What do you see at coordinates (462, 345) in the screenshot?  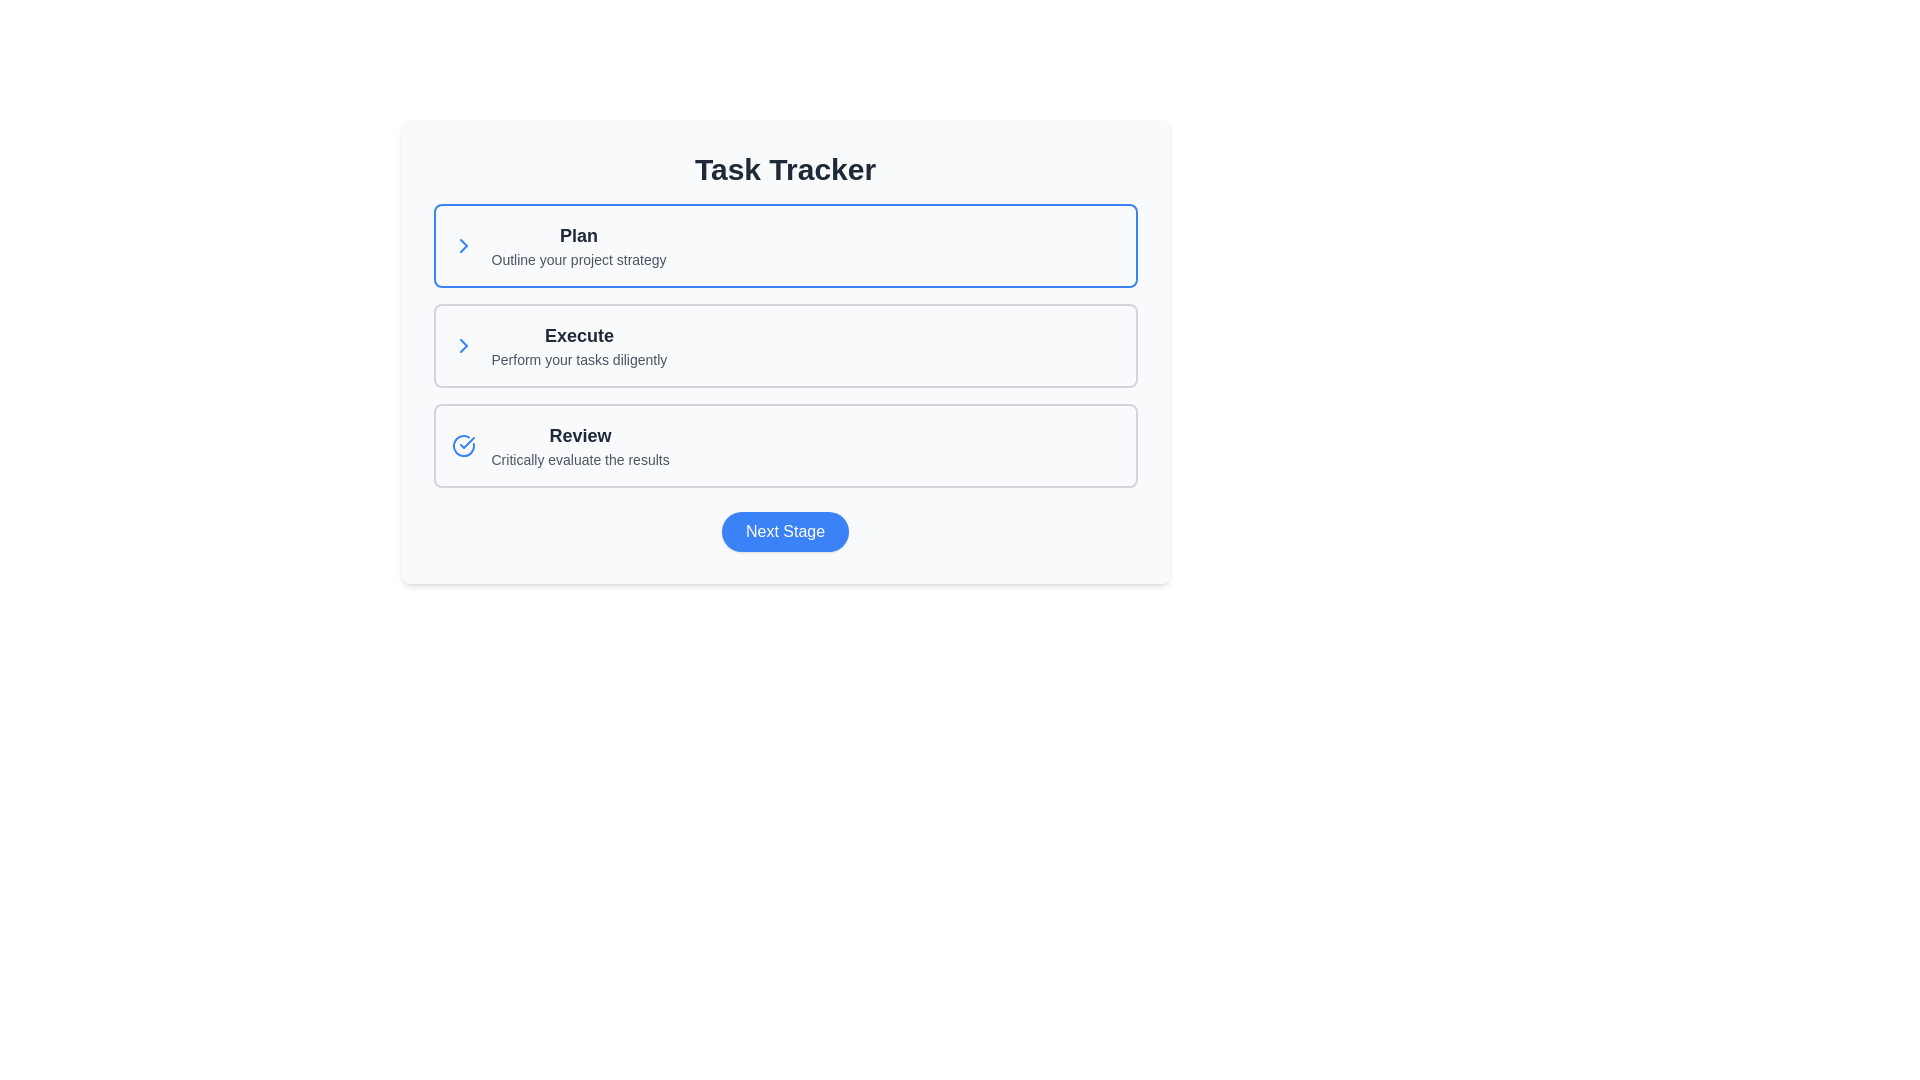 I see `the right-pointing chevron arrow icon next to the text labeled 'Plan' in the first item of the list` at bounding box center [462, 345].